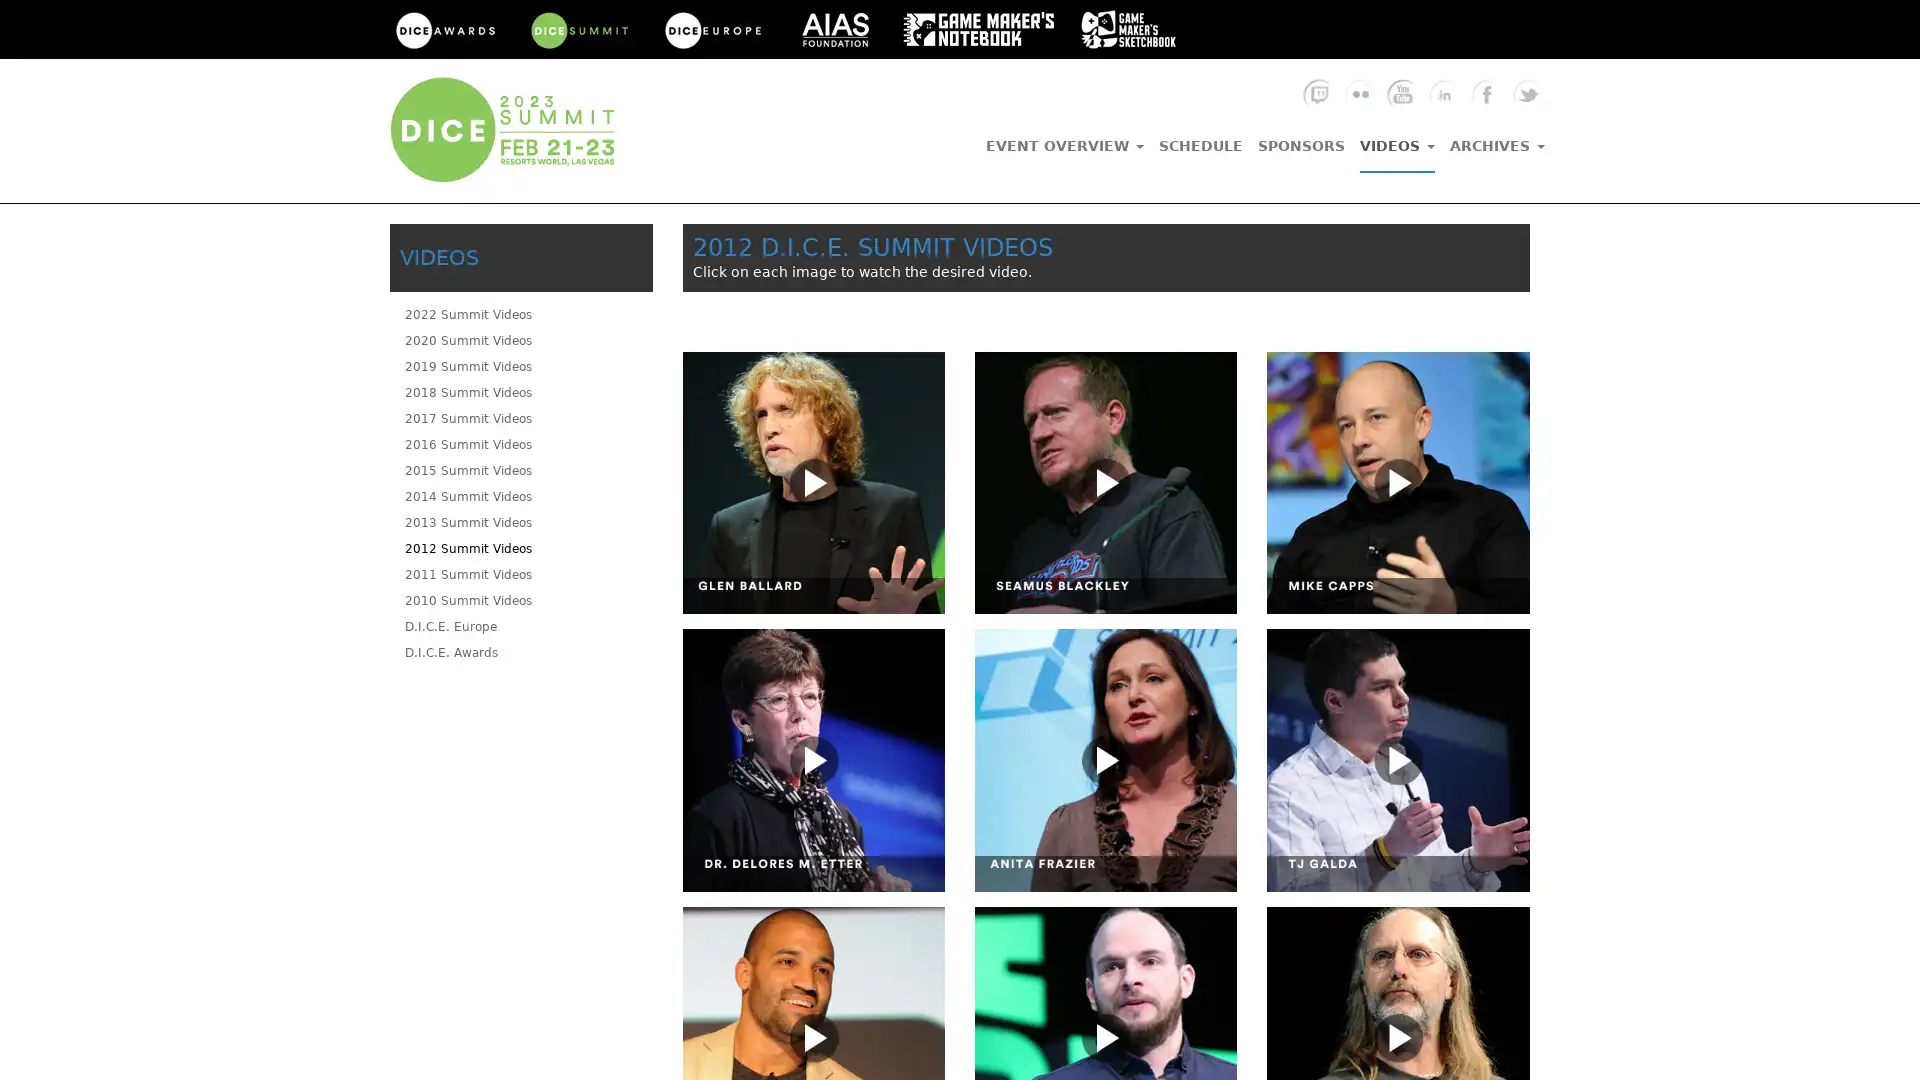 Image resolution: width=1920 pixels, height=1080 pixels. What do you see at coordinates (1396, 145) in the screenshot?
I see `VIDEOS` at bounding box center [1396, 145].